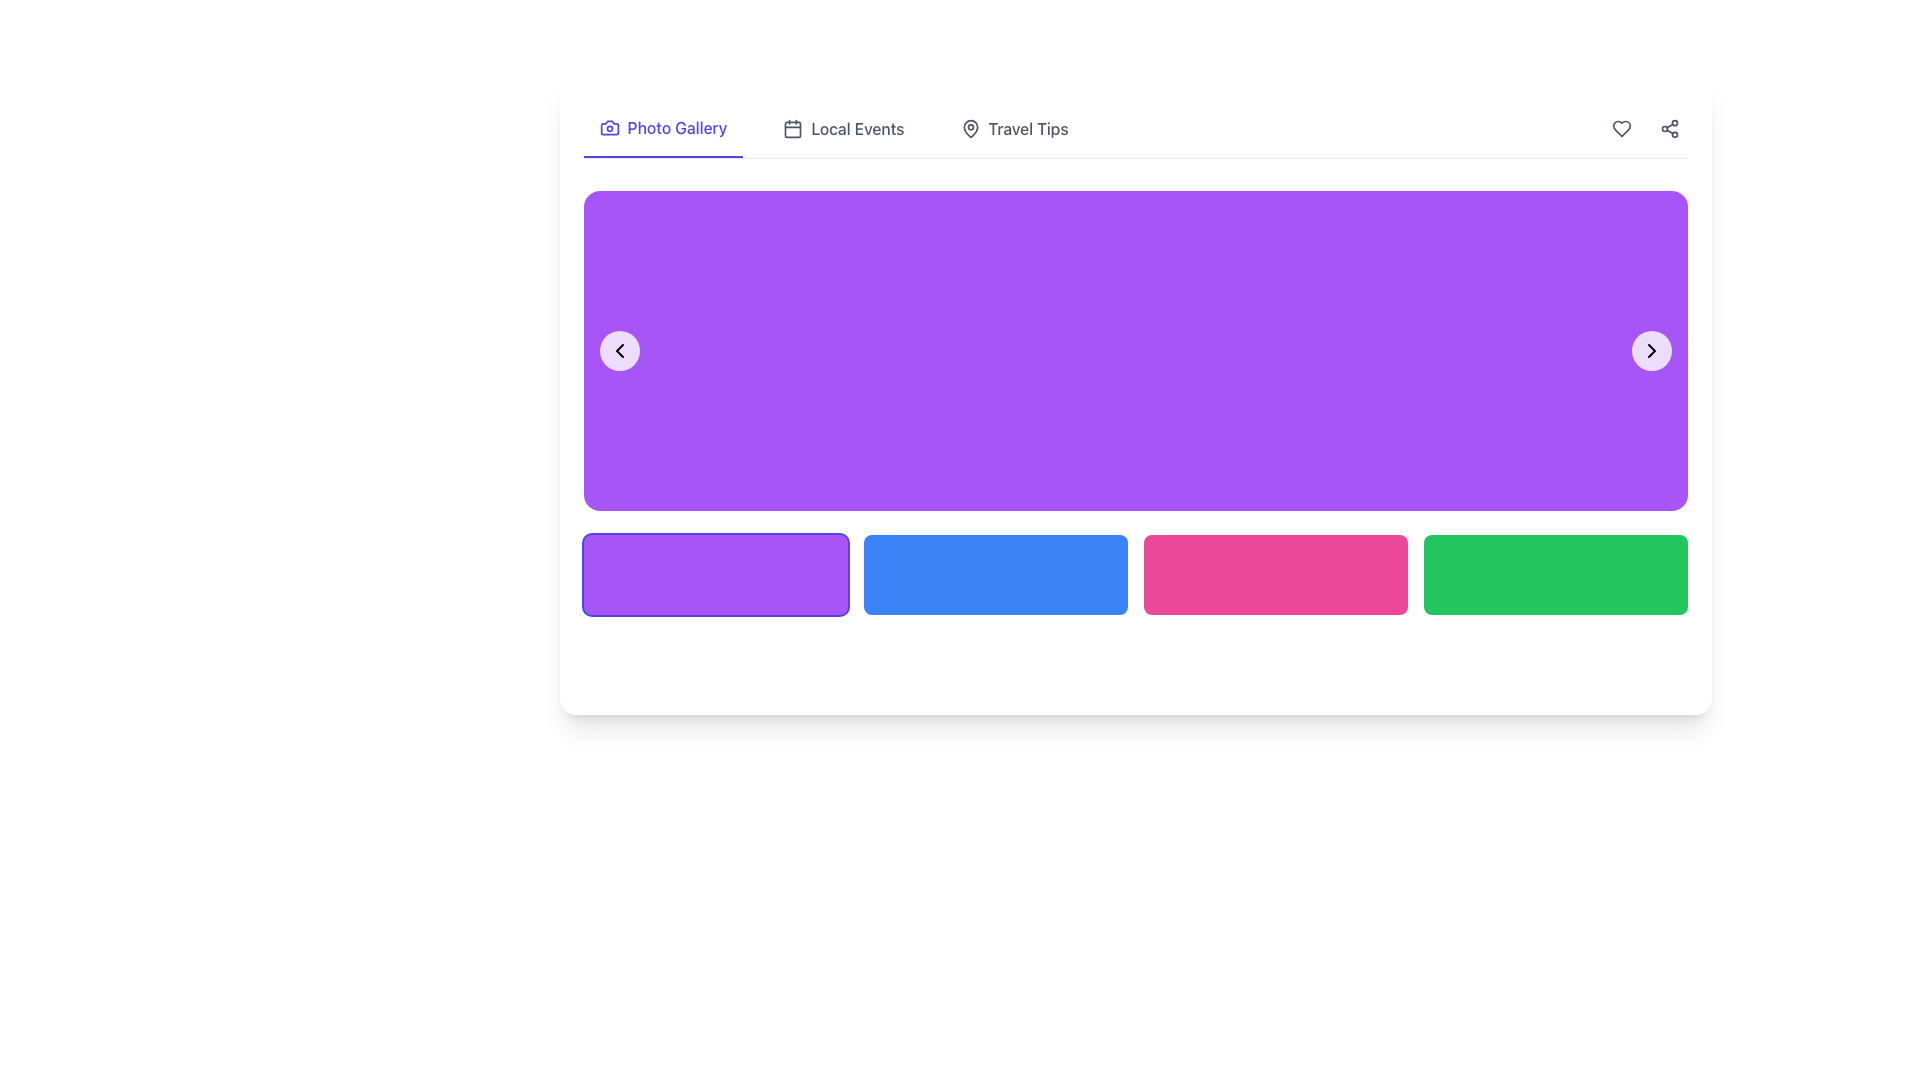  Describe the element at coordinates (618, 350) in the screenshot. I see `the left-pointing chevron icon used as a navigation arrow, which is located on the left side of a large, highlighted content panel, to trigger the hover effect` at that location.